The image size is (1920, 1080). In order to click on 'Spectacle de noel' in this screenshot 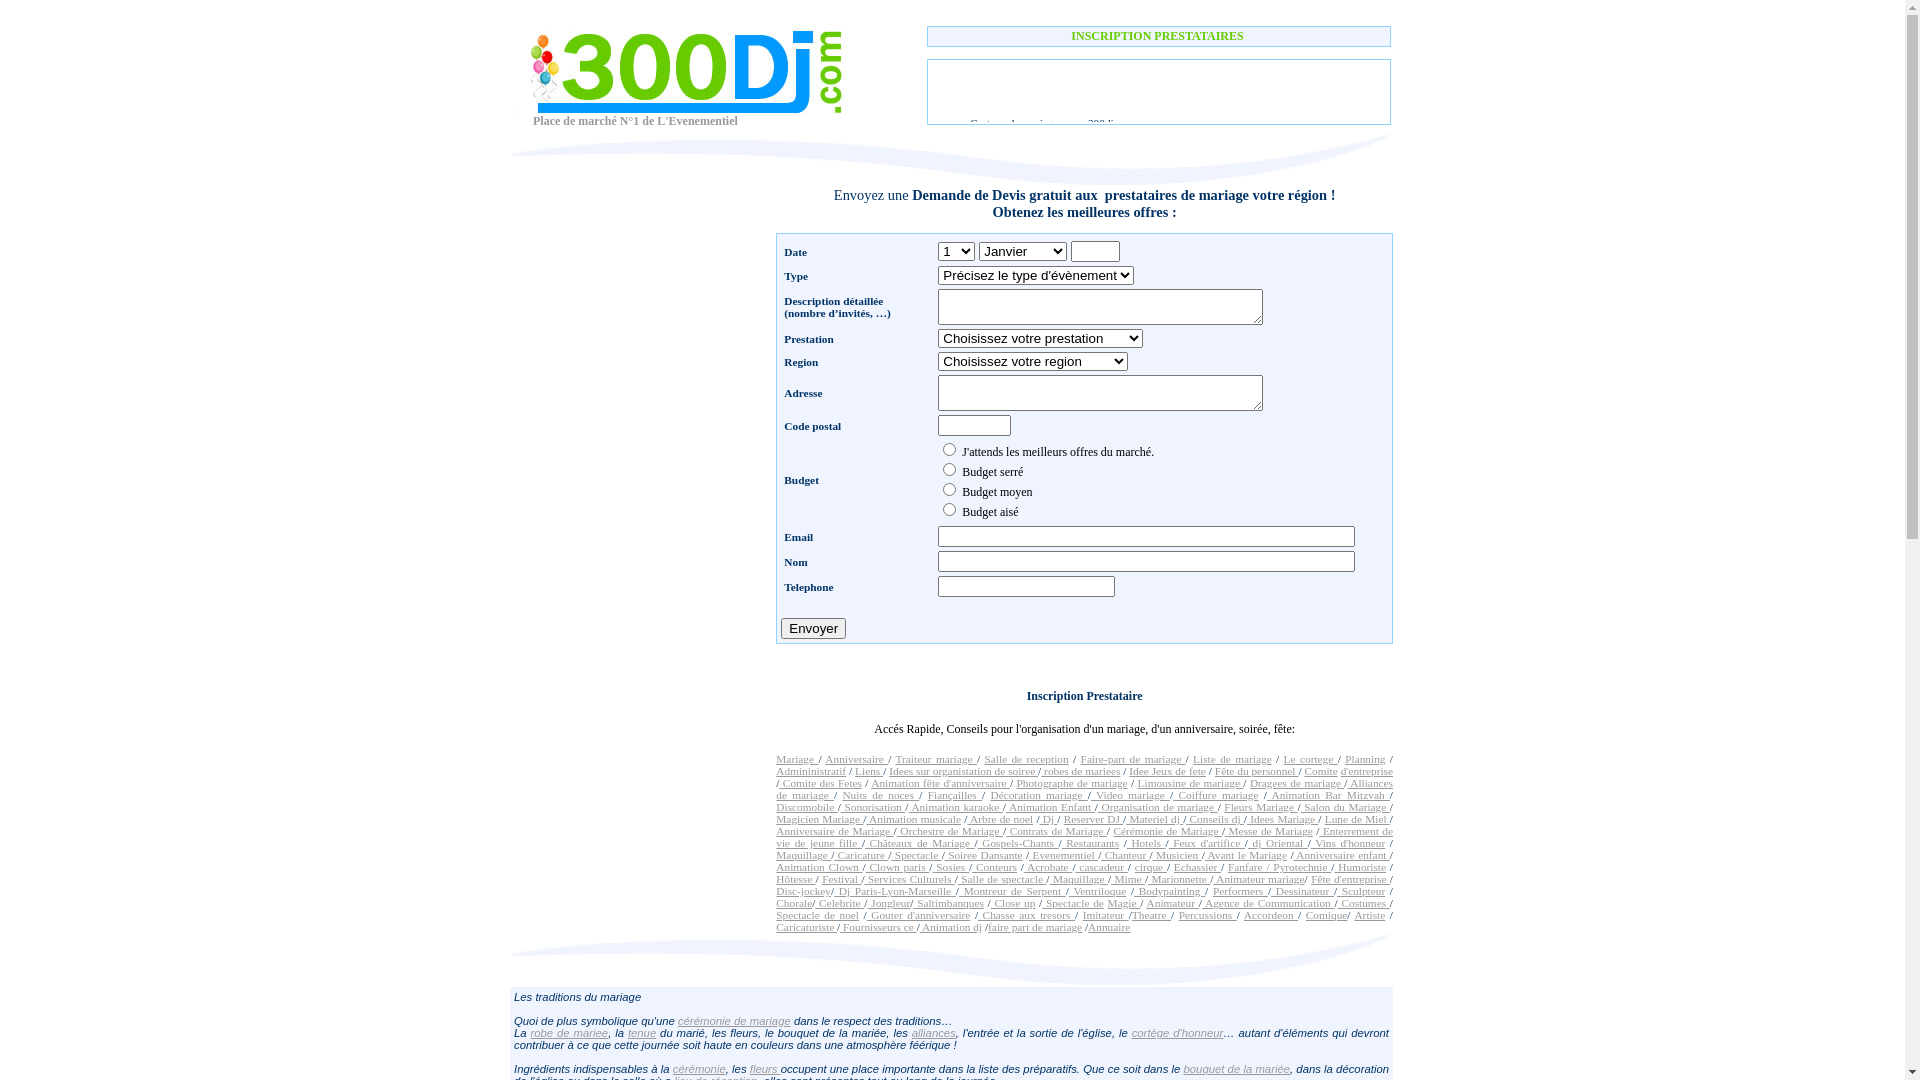, I will do `click(775, 914)`.